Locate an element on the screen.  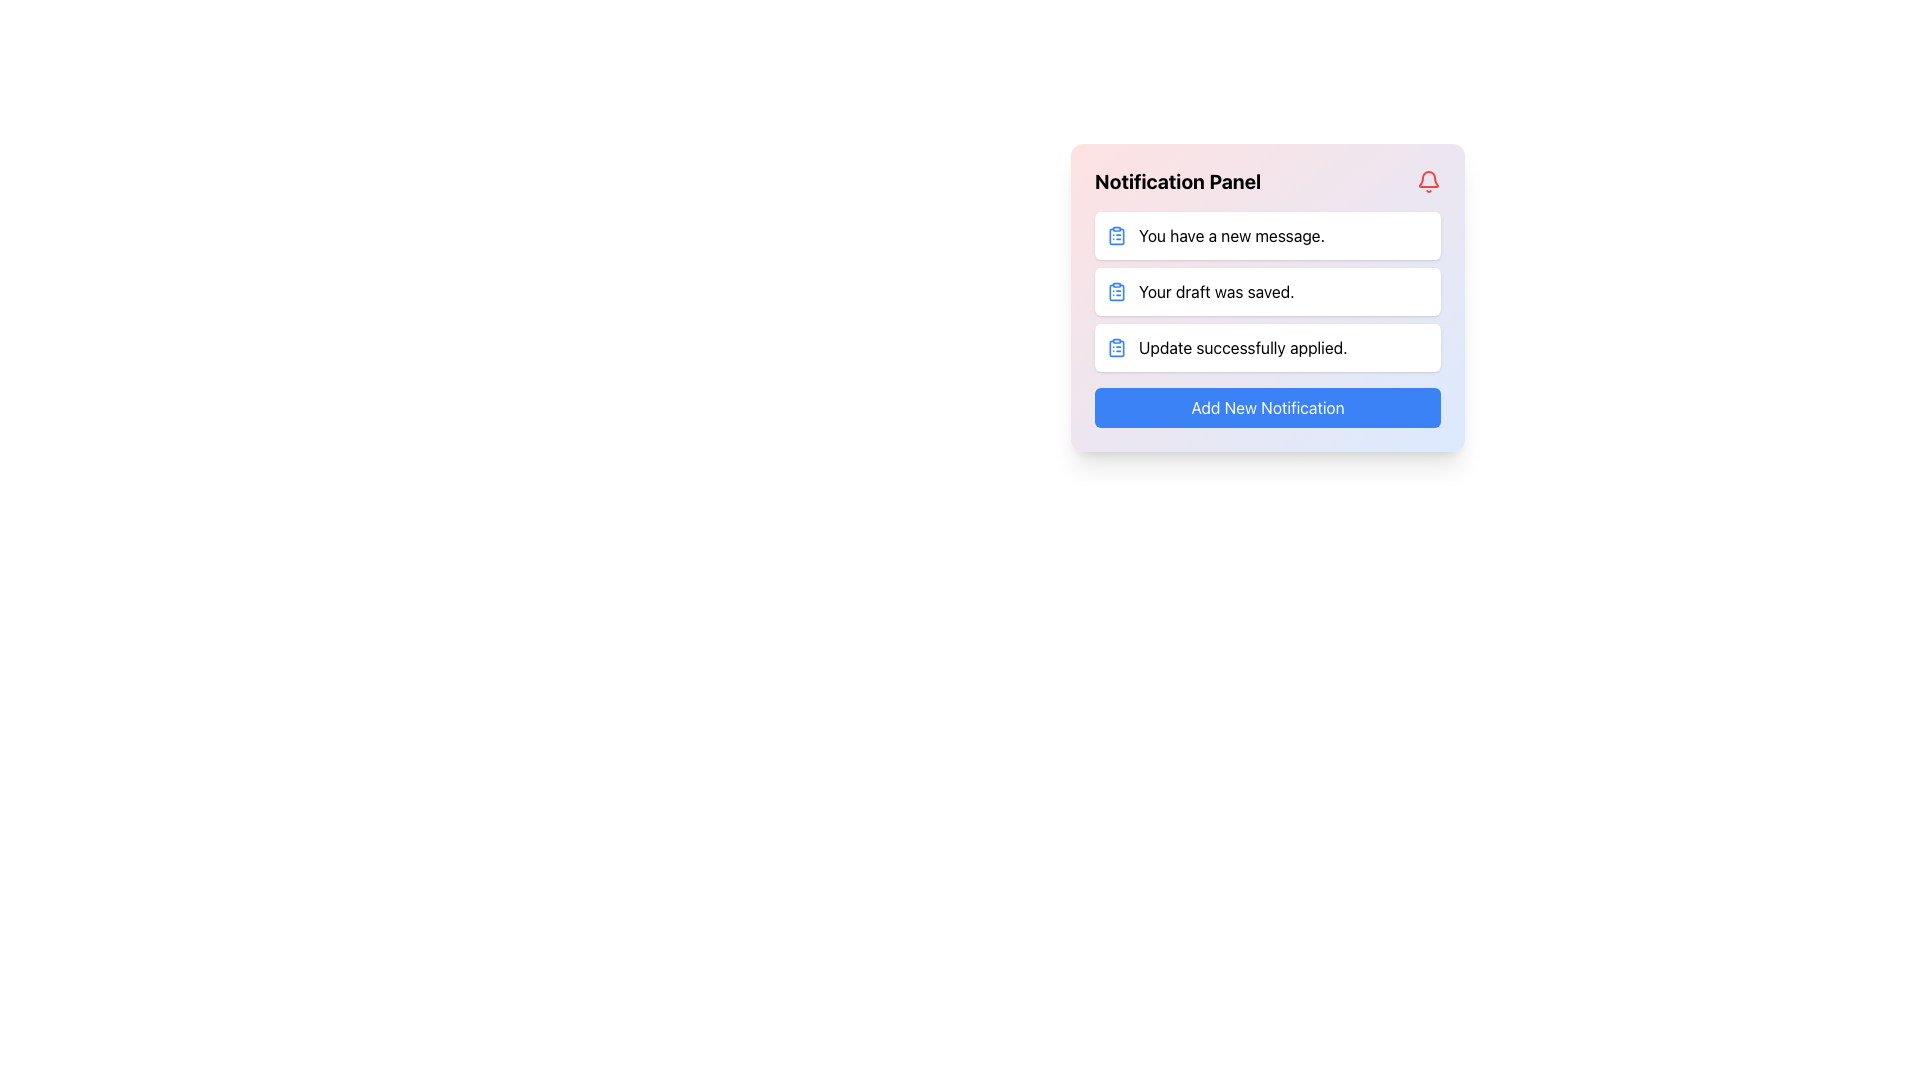
the second notification item in the notification panel that confirms the draft has been saved is located at coordinates (1266, 292).